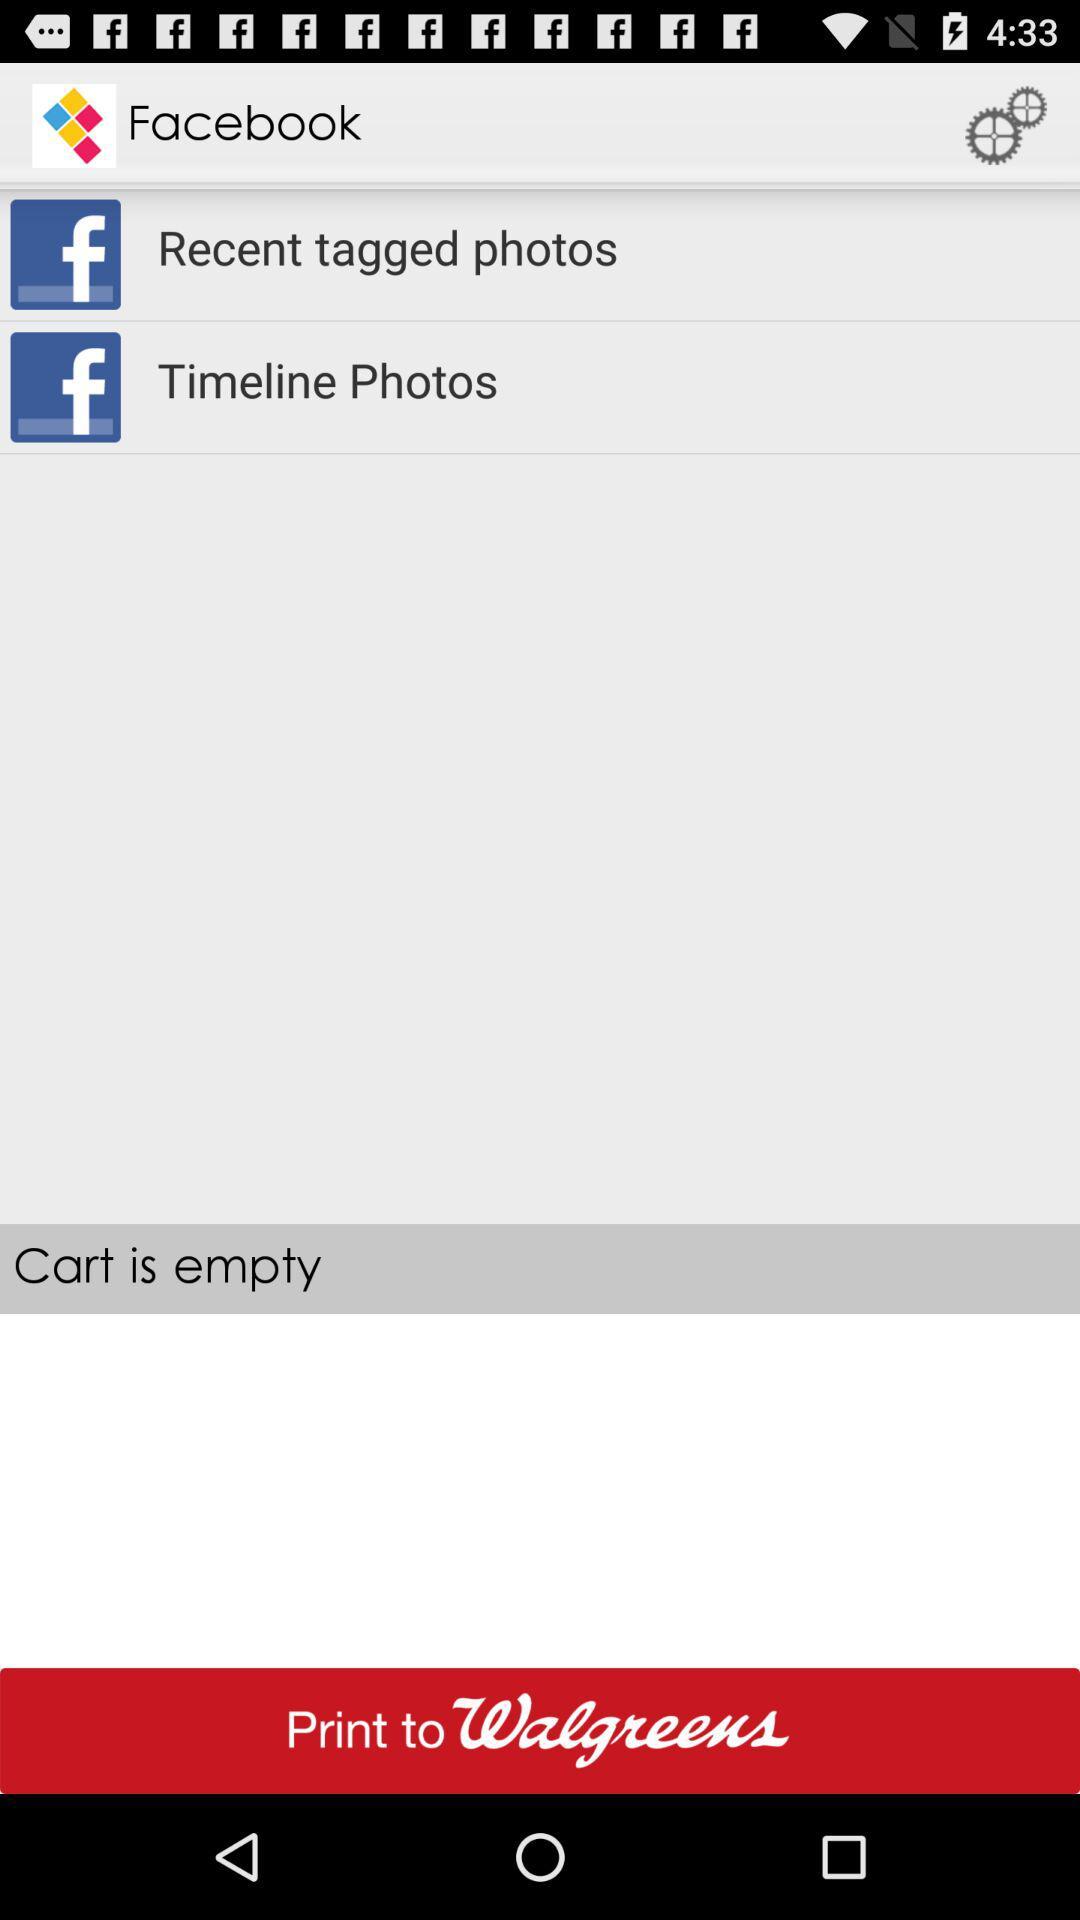 This screenshot has width=1080, height=1920. What do you see at coordinates (1006, 124) in the screenshot?
I see `item at the top right corner` at bounding box center [1006, 124].